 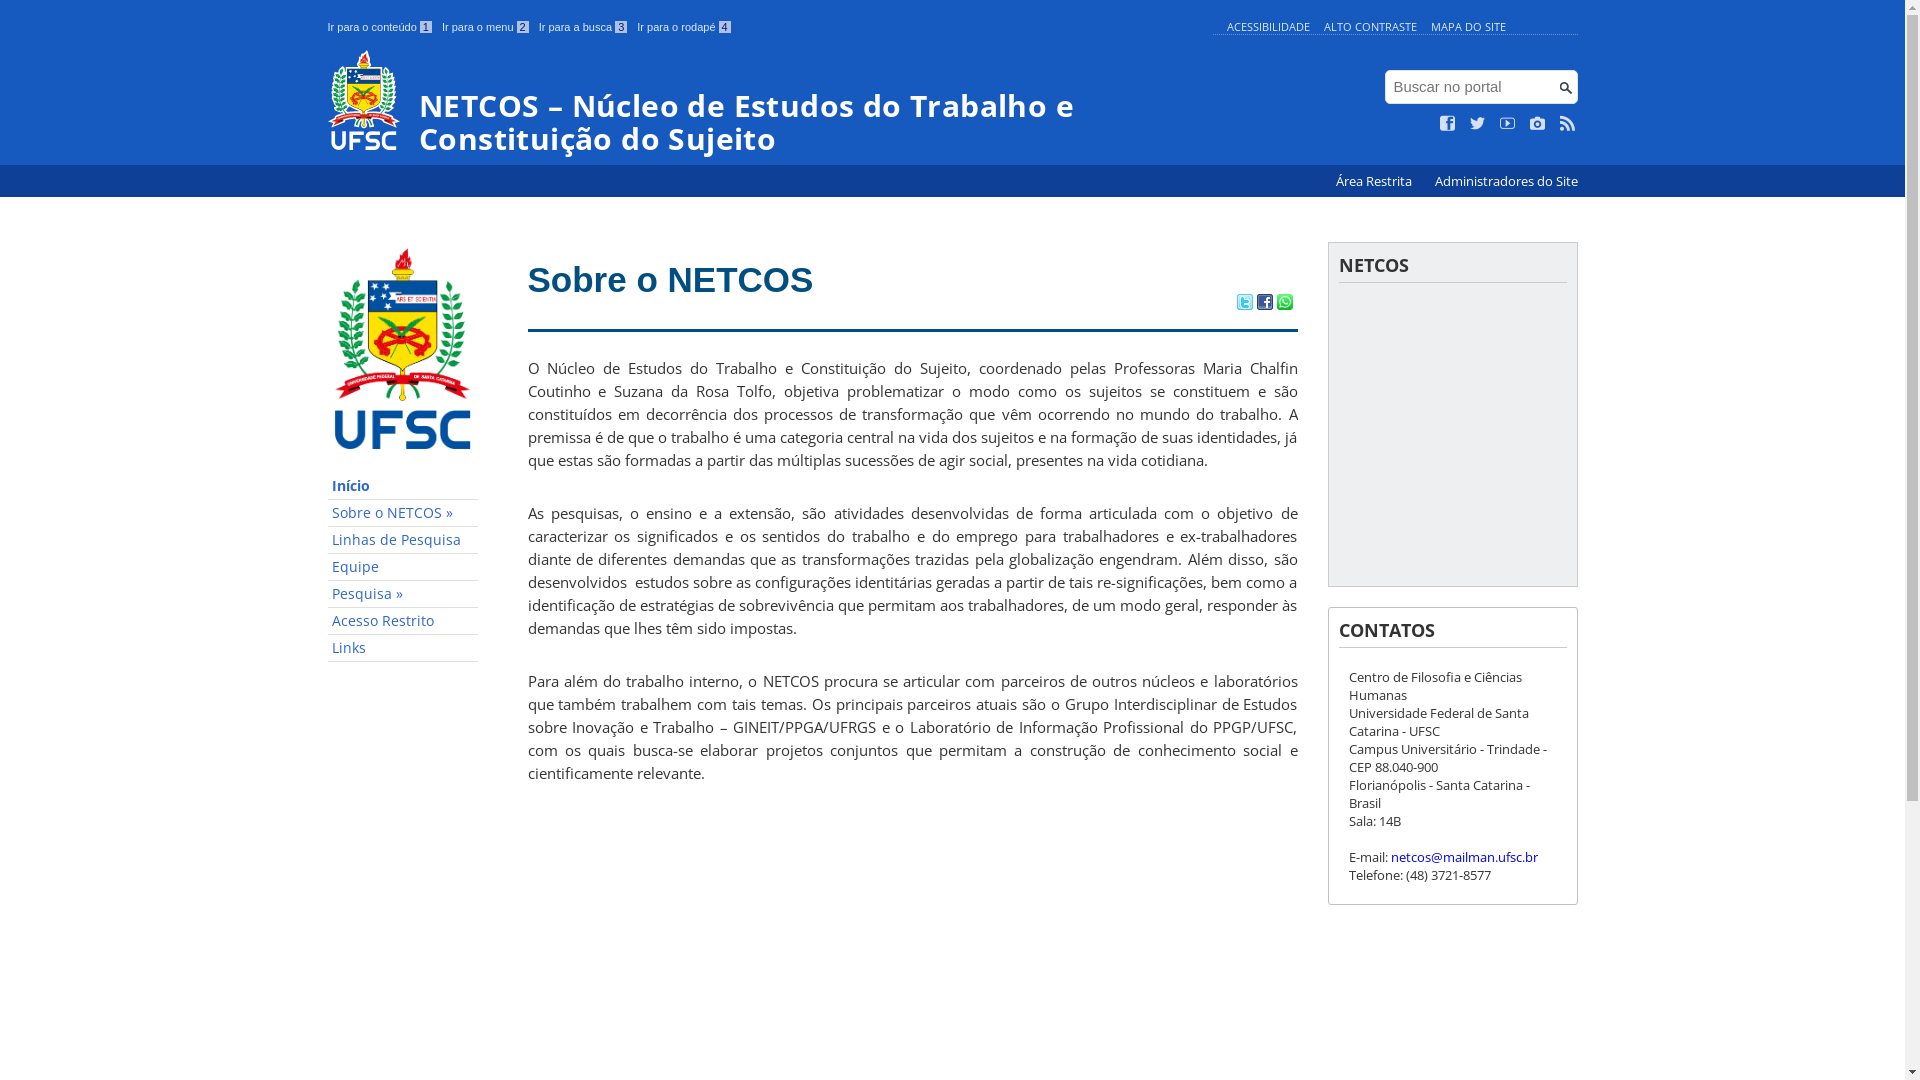 I want to click on 'Compartilhar no WhatsApp', so click(x=1275, y=304).